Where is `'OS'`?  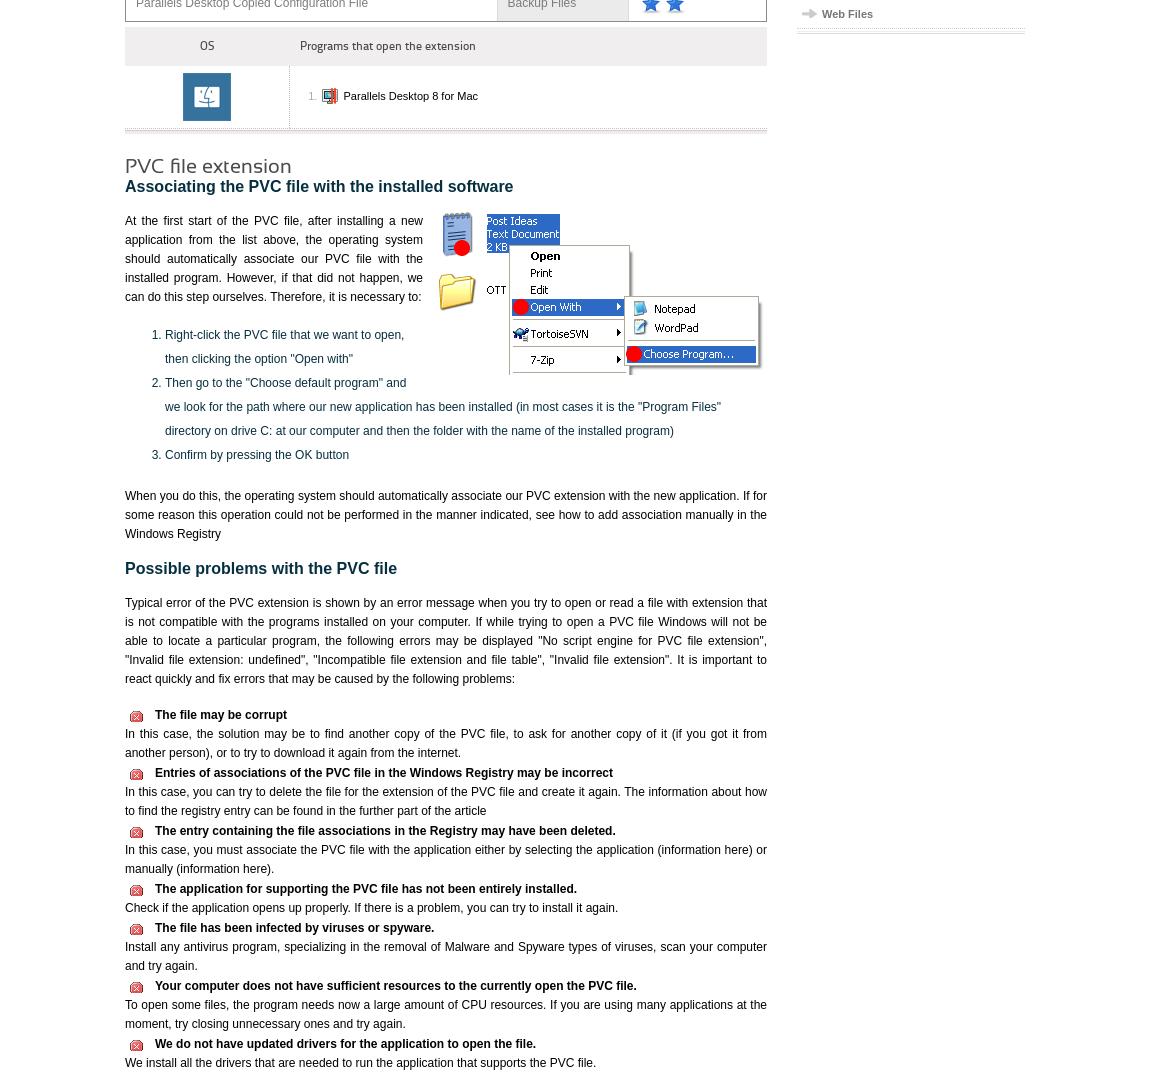
'OS' is located at coordinates (198, 44).